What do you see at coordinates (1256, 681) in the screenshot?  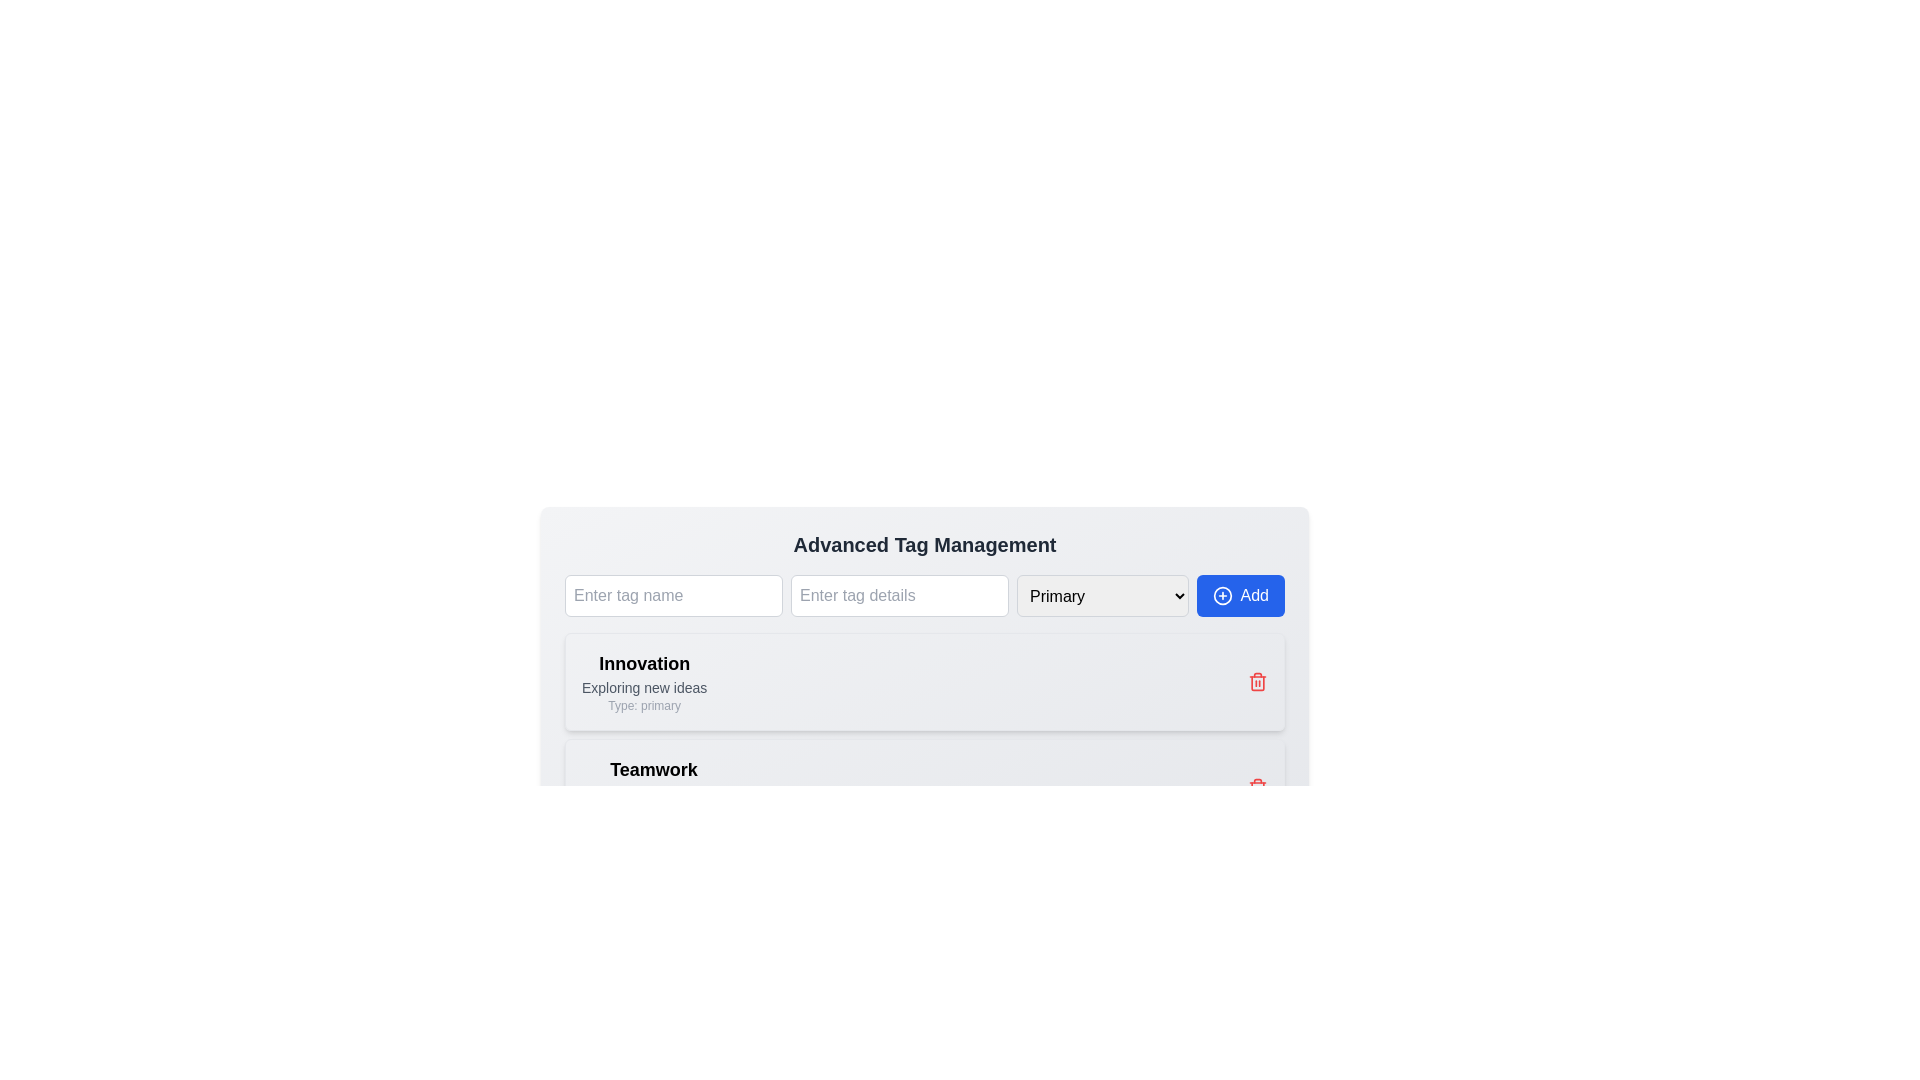 I see `the delete button located on the far right of the 'Innovation' entry` at bounding box center [1256, 681].